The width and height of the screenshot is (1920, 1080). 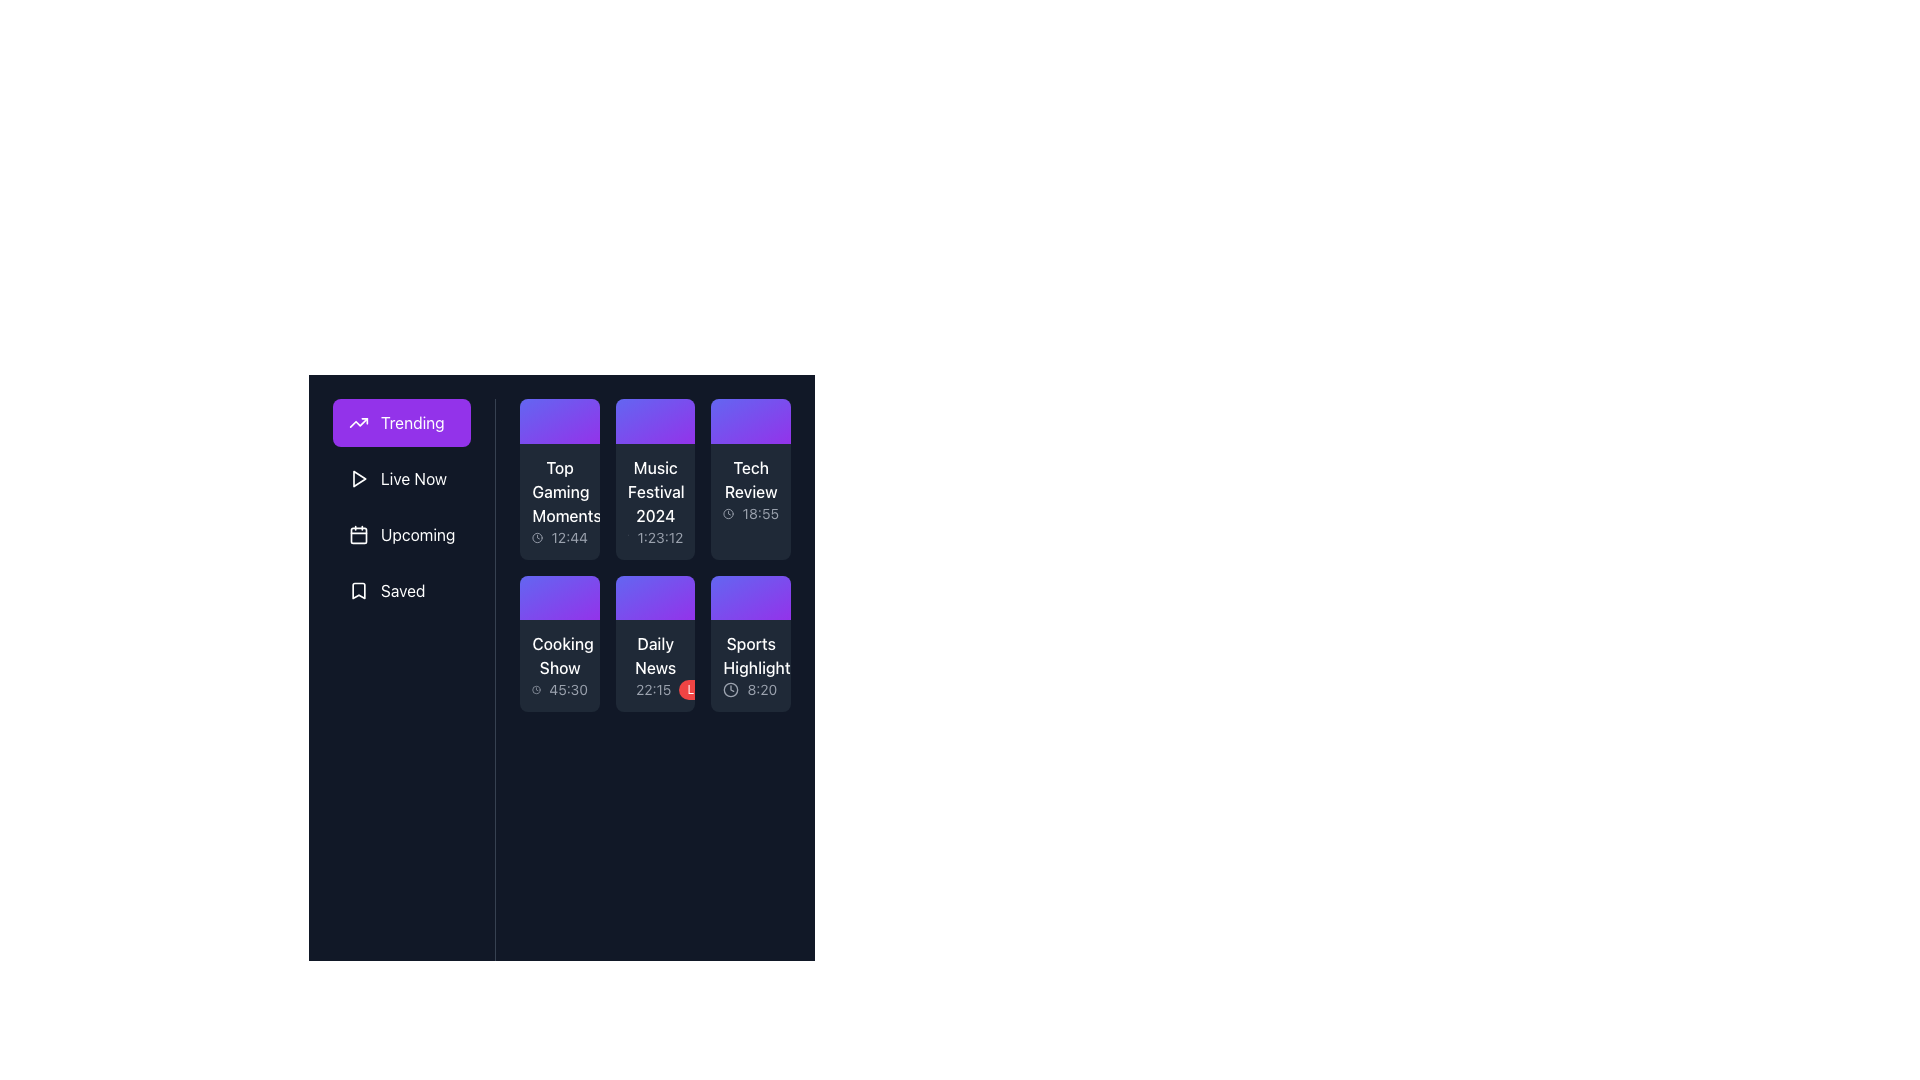 I want to click on the 'Daily News' text in the Information Card located in the second row of the grid layout under the 'Trending' section, so click(x=655, y=666).